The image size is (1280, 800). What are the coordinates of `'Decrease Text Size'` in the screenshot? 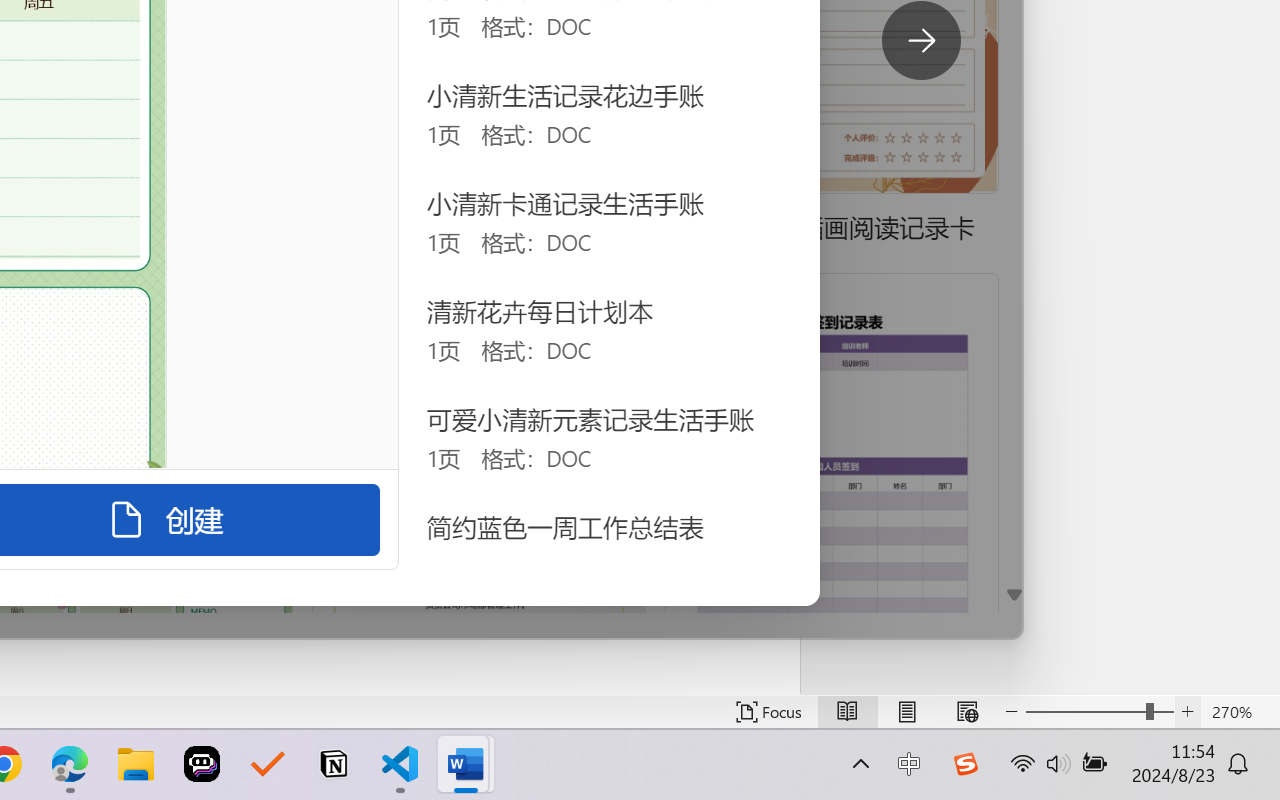 It's located at (1011, 711).